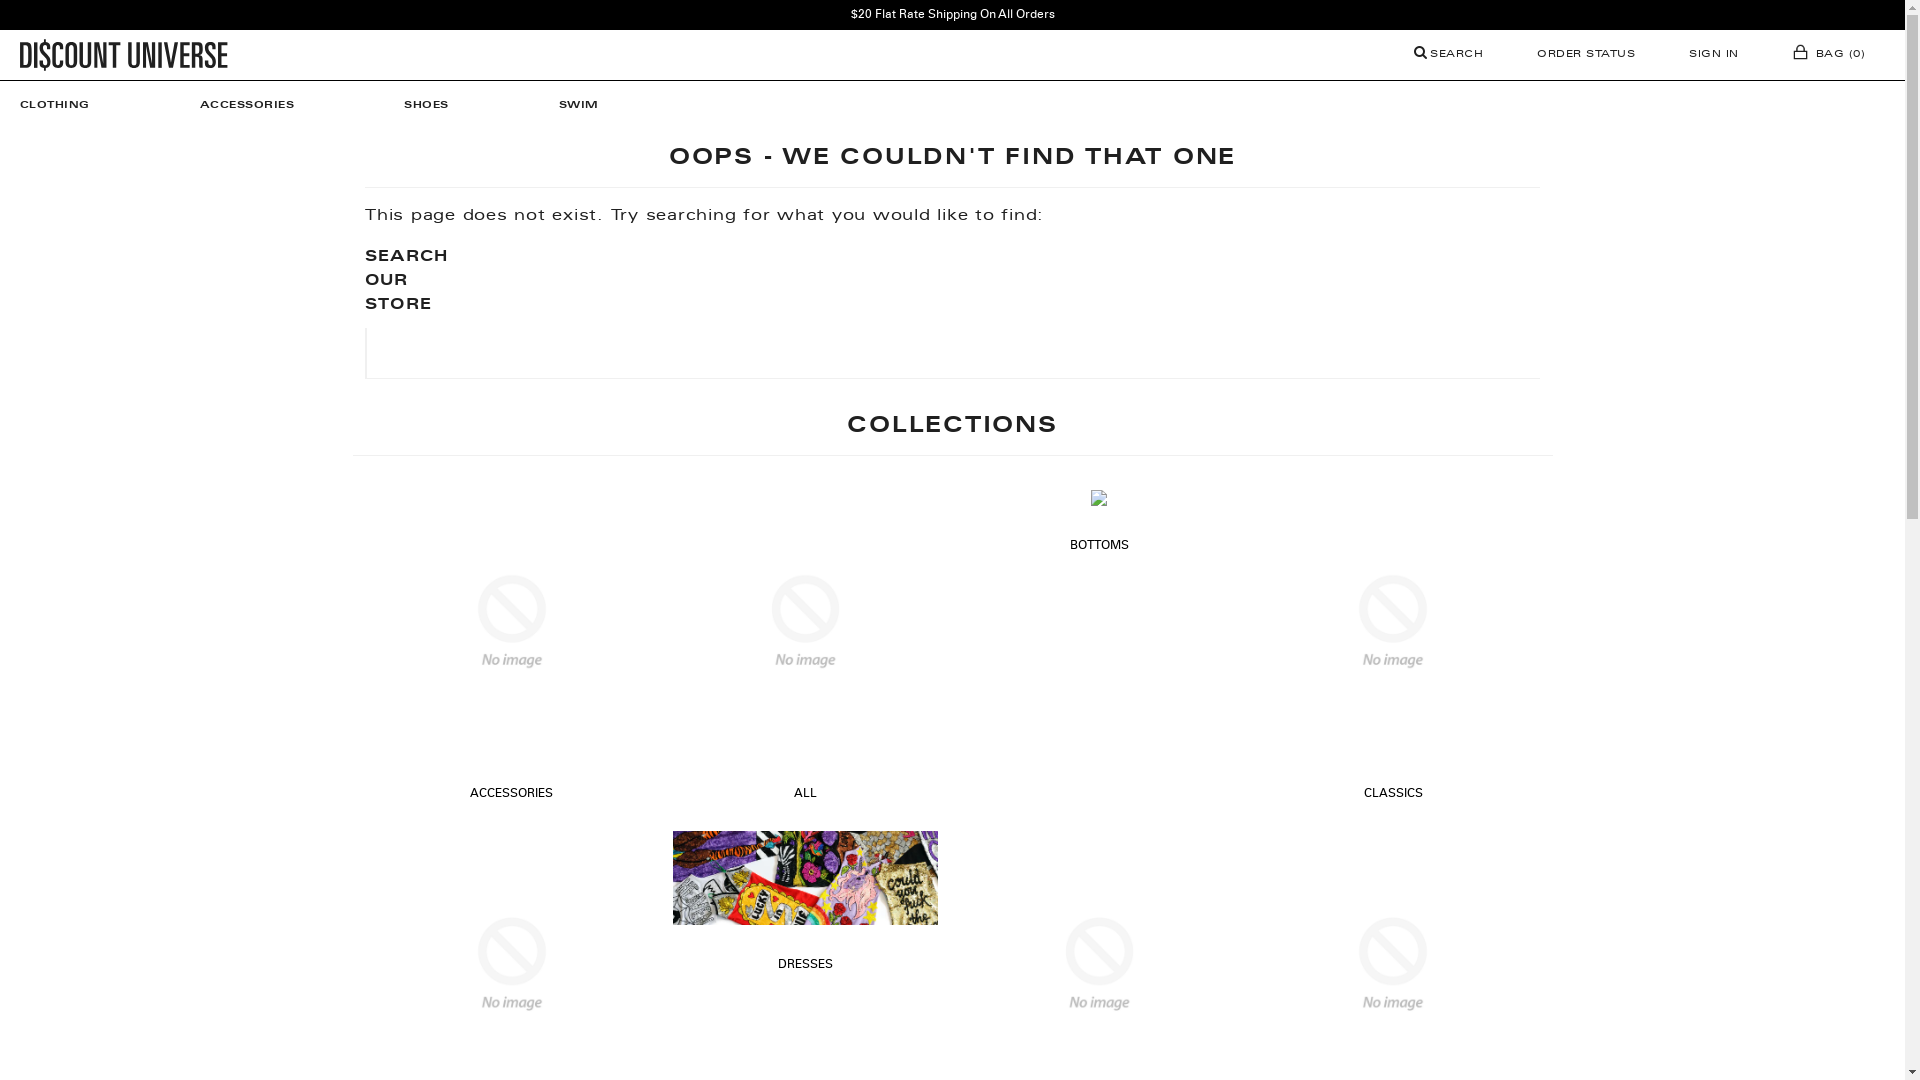 This screenshot has height=1080, width=1920. Describe the element at coordinates (1584, 53) in the screenshot. I see `'ORDER STATUS'` at that location.